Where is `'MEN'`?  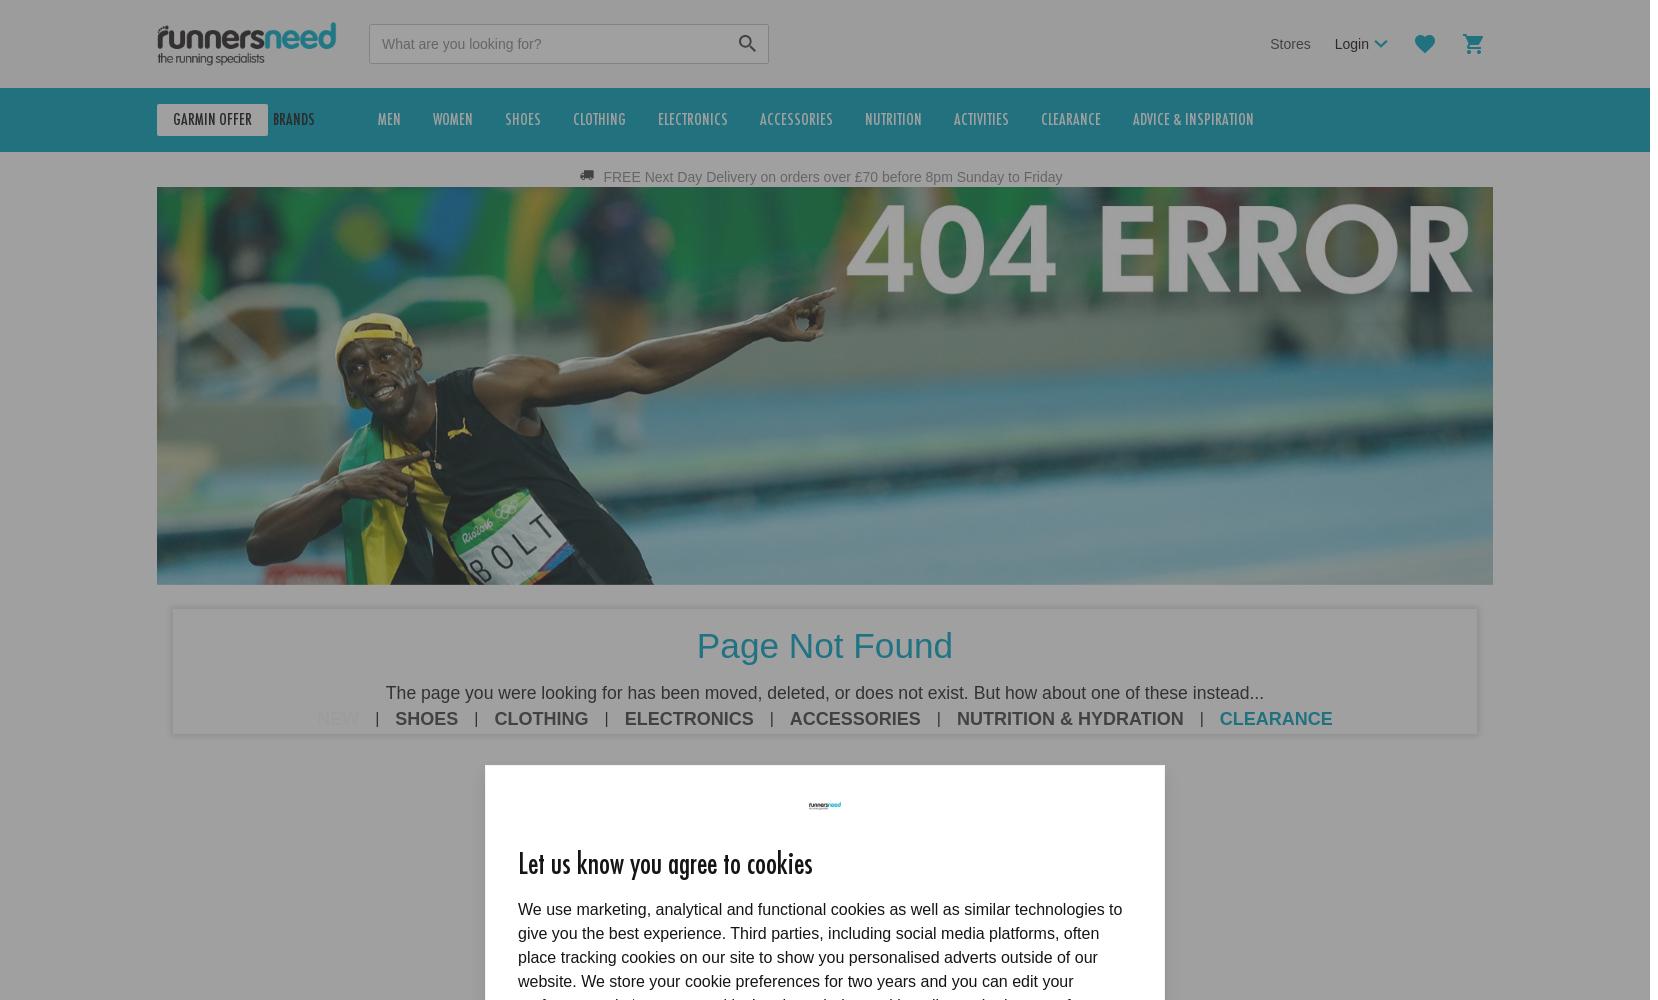 'MEN' is located at coordinates (427, 119).